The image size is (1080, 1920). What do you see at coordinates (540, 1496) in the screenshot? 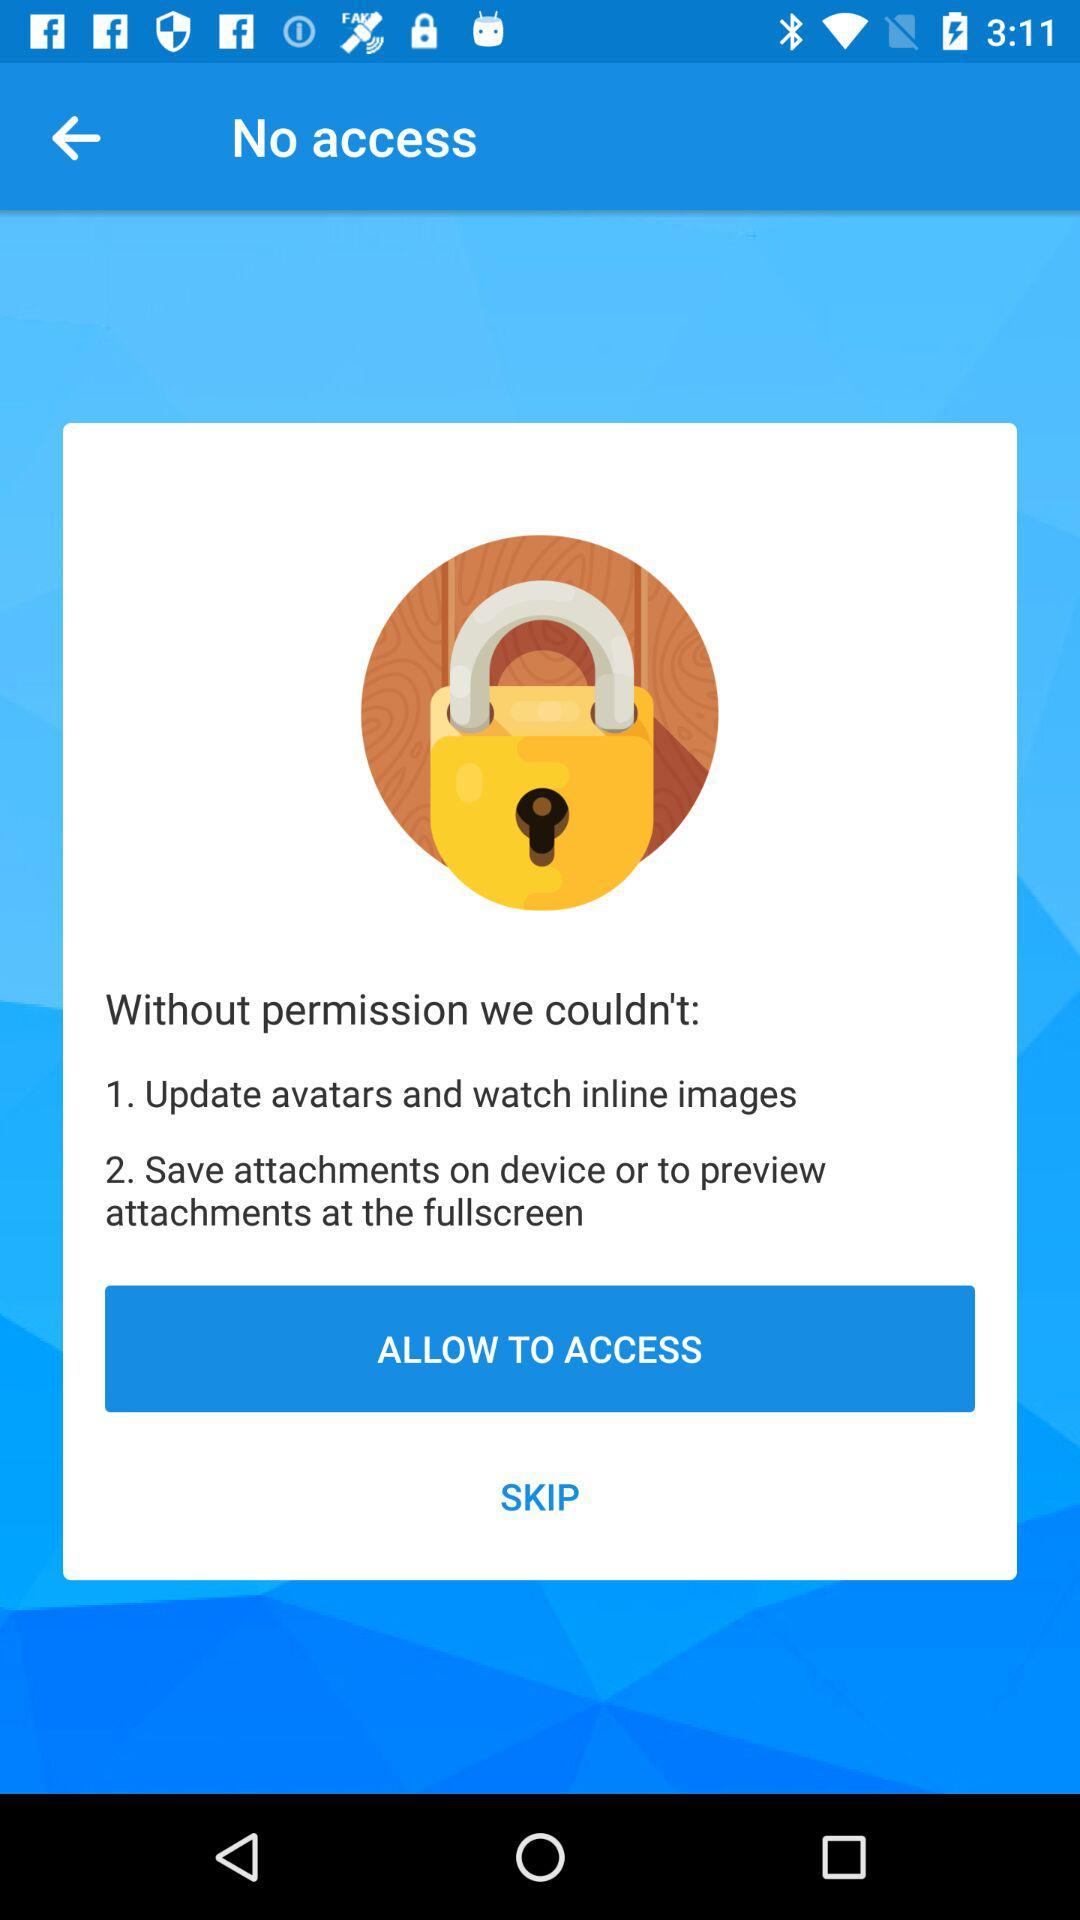
I see `the skip icon` at bounding box center [540, 1496].